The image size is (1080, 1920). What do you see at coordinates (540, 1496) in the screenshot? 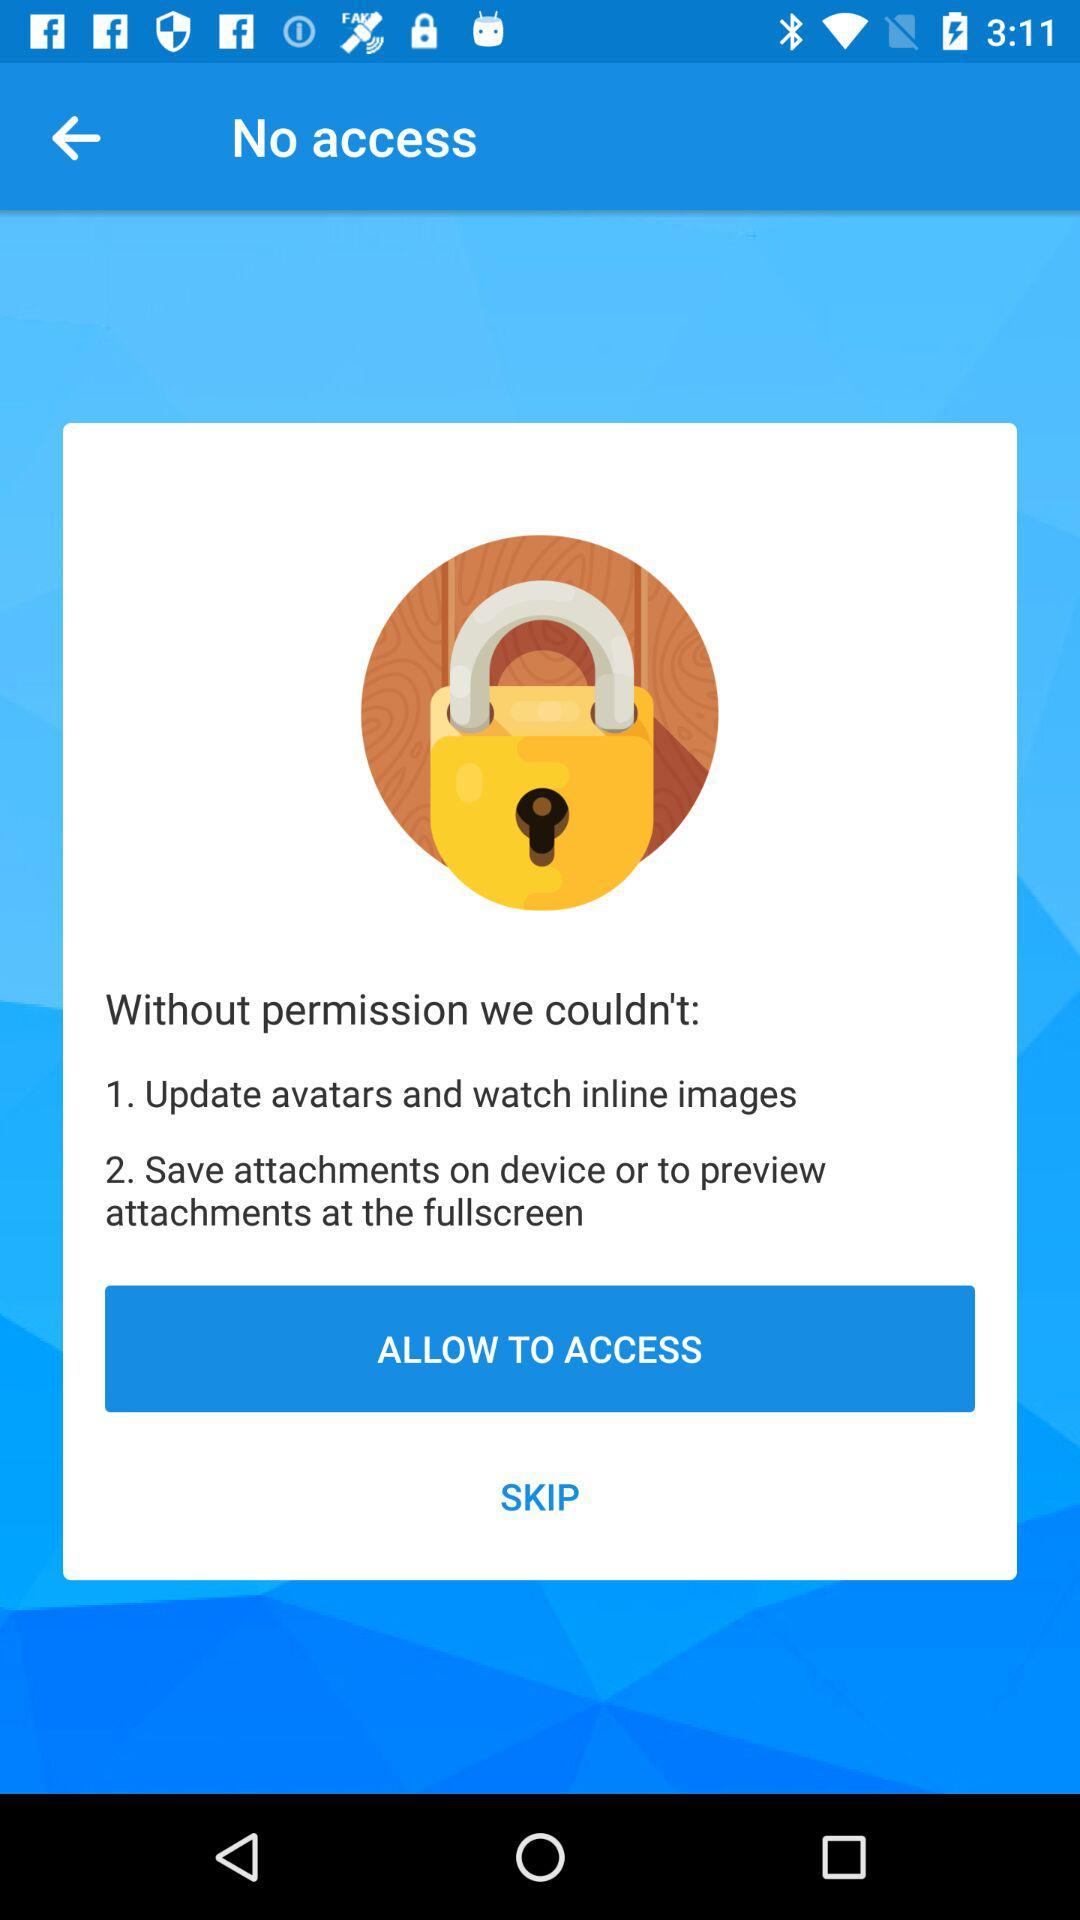
I see `the skip icon` at bounding box center [540, 1496].